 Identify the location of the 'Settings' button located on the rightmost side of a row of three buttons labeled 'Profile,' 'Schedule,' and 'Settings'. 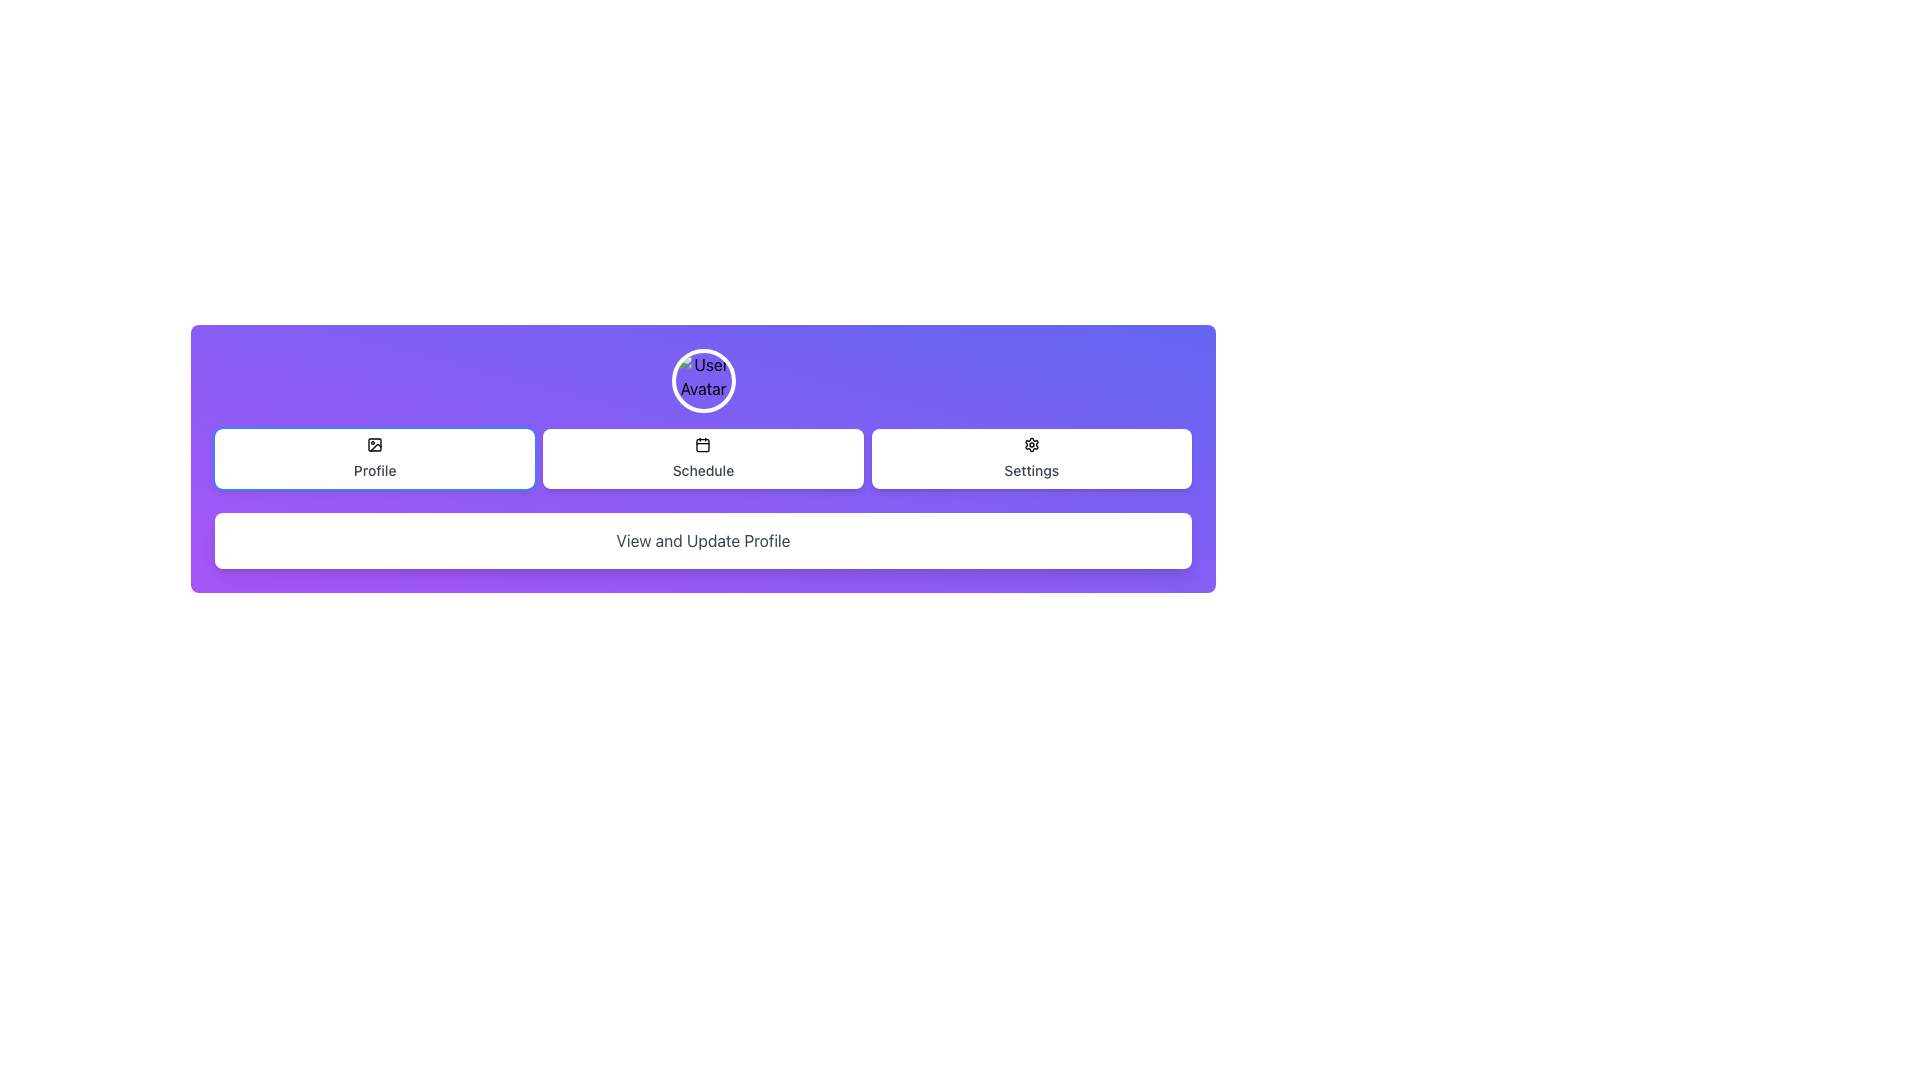
(1031, 459).